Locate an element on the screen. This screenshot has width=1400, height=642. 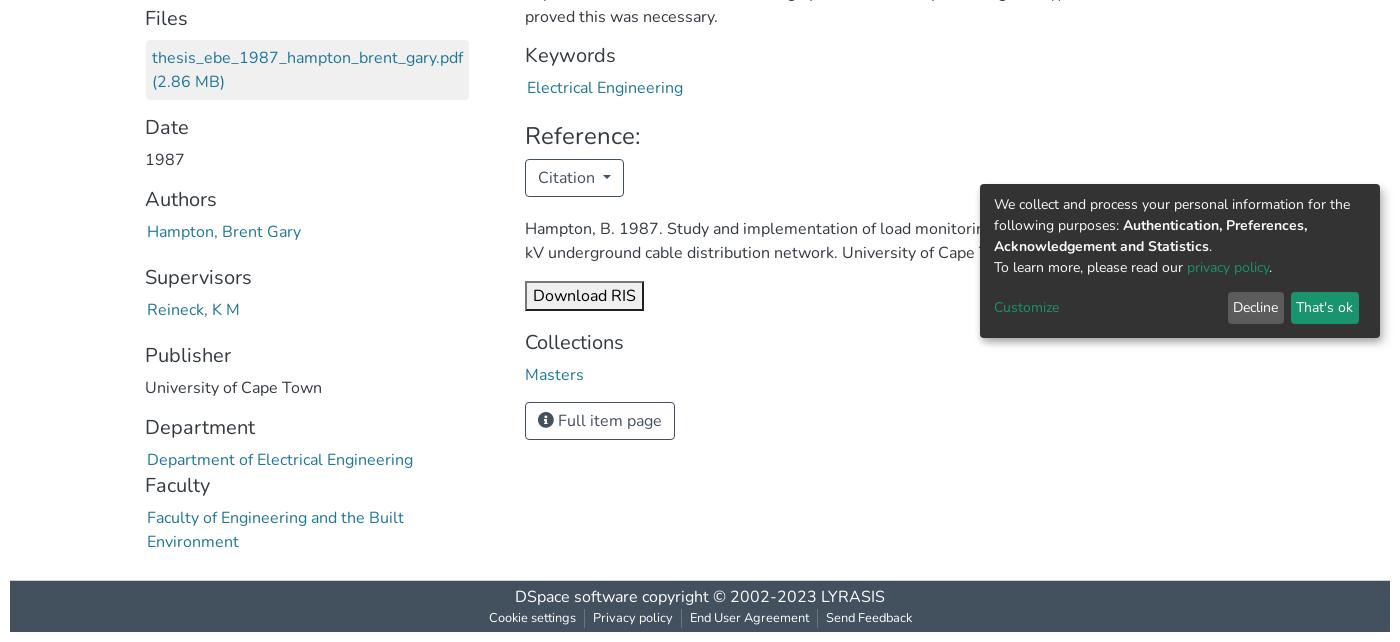
'Collections' is located at coordinates (574, 341).